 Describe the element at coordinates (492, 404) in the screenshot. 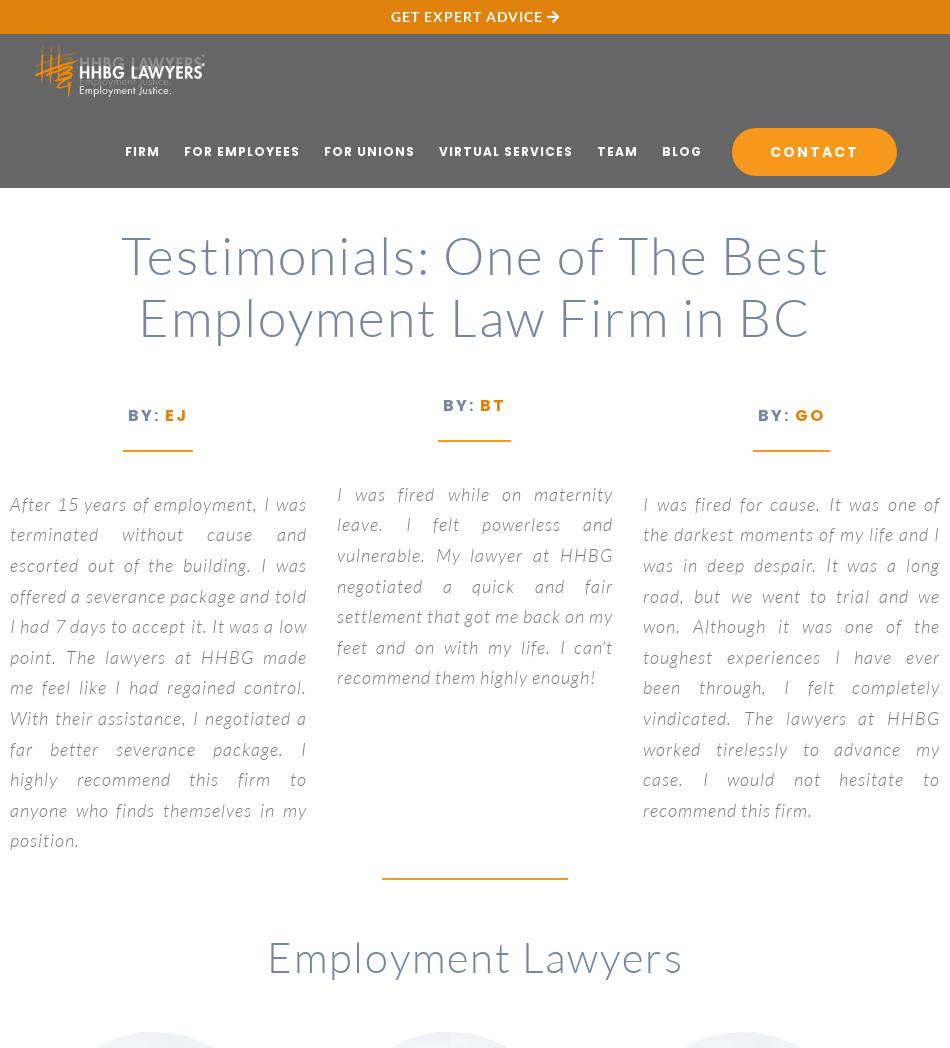

I see `'BT'` at that location.